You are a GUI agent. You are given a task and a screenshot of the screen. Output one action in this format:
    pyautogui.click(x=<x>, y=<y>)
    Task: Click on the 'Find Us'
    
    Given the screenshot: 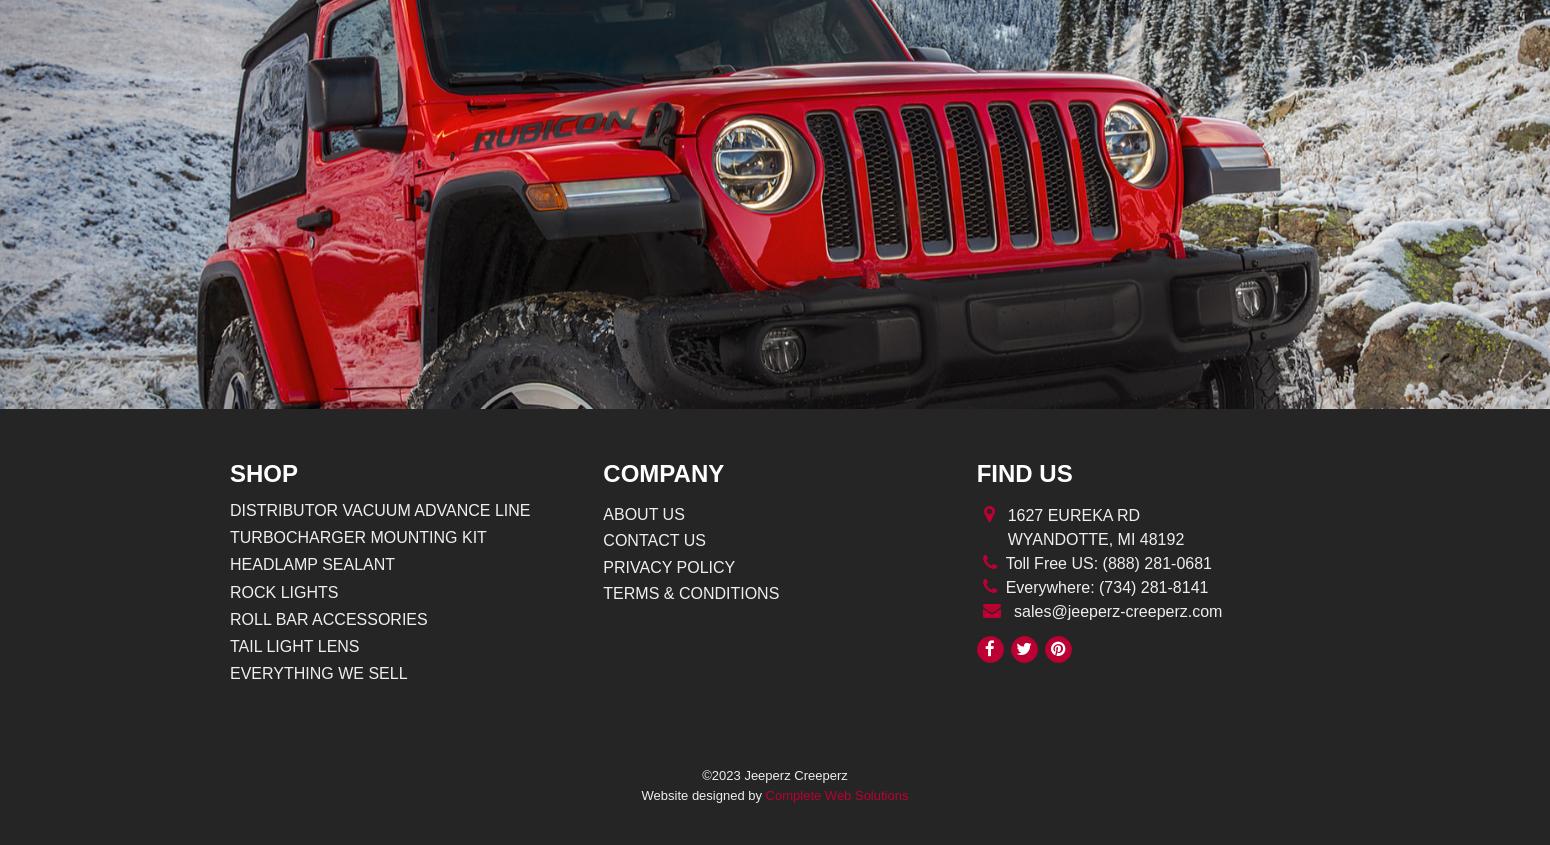 What is the action you would take?
    pyautogui.click(x=1023, y=473)
    